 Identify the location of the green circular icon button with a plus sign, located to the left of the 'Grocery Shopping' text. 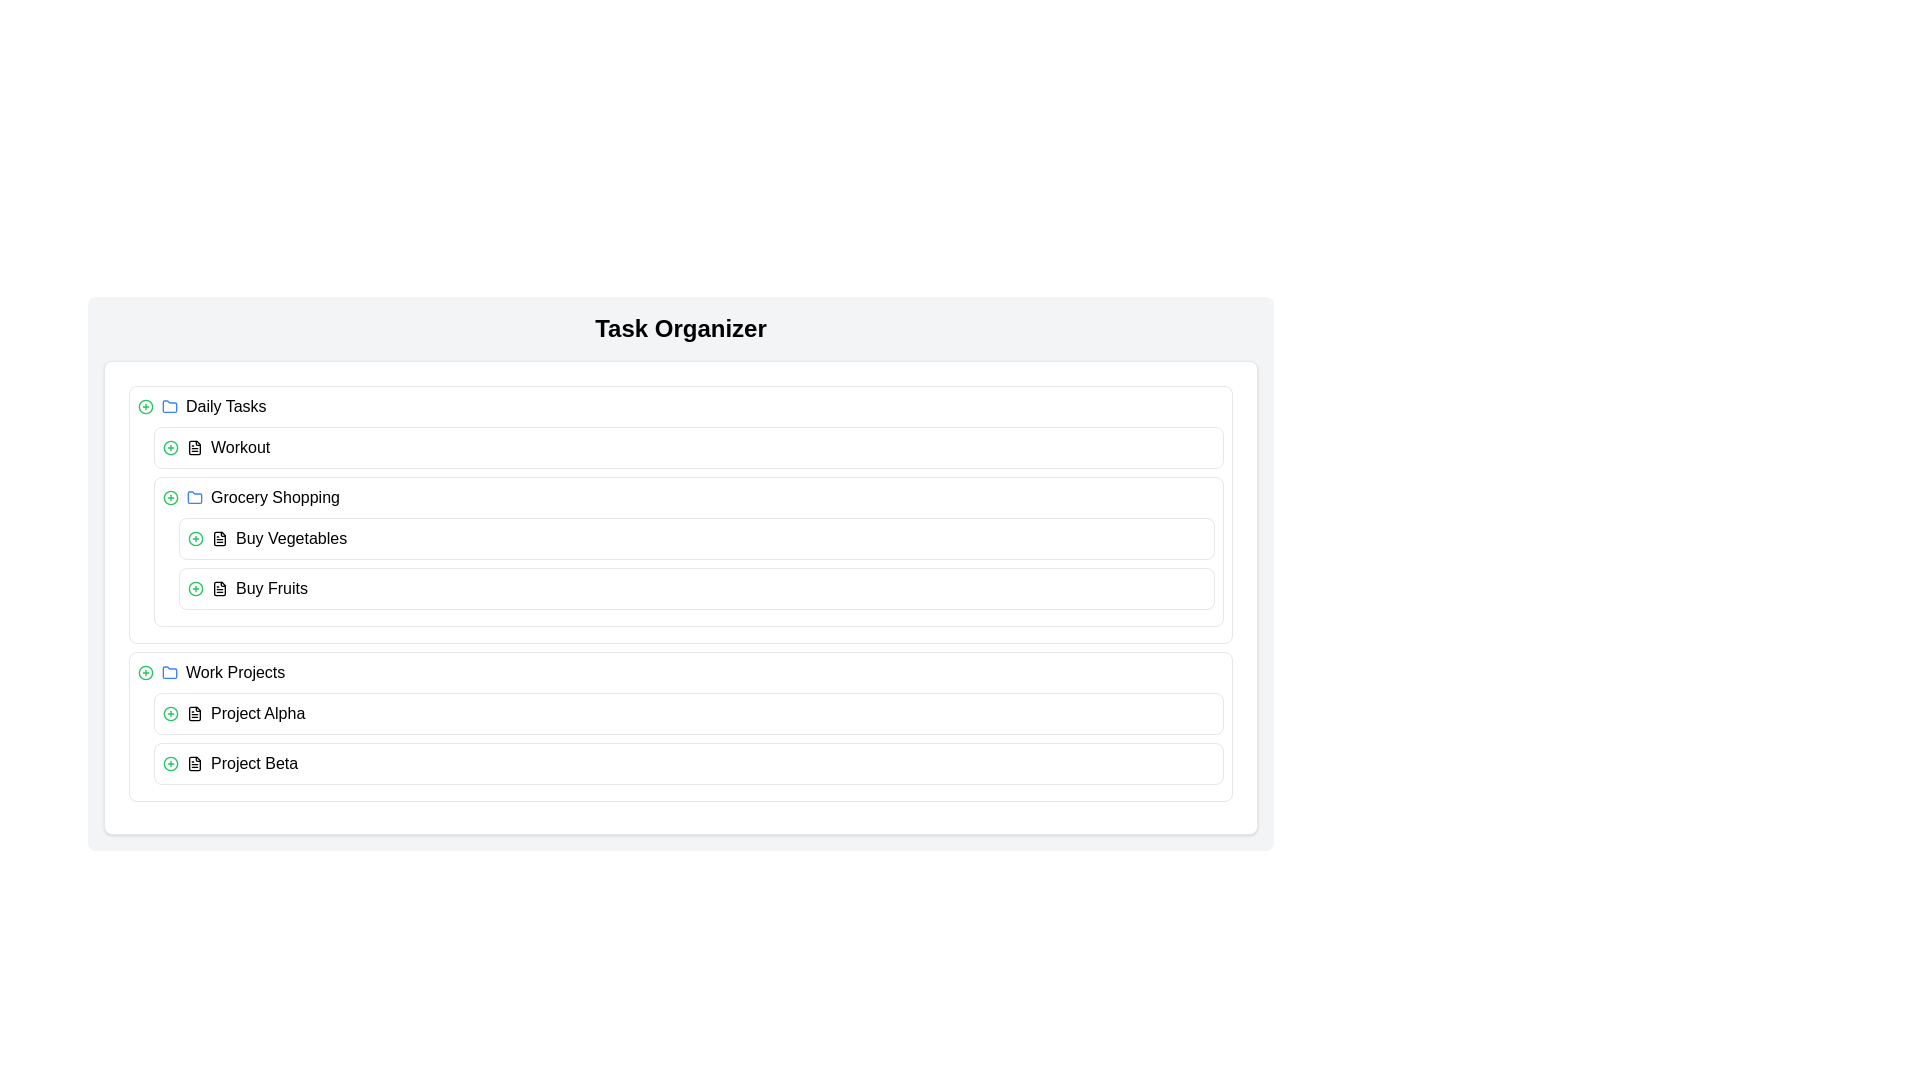
(171, 496).